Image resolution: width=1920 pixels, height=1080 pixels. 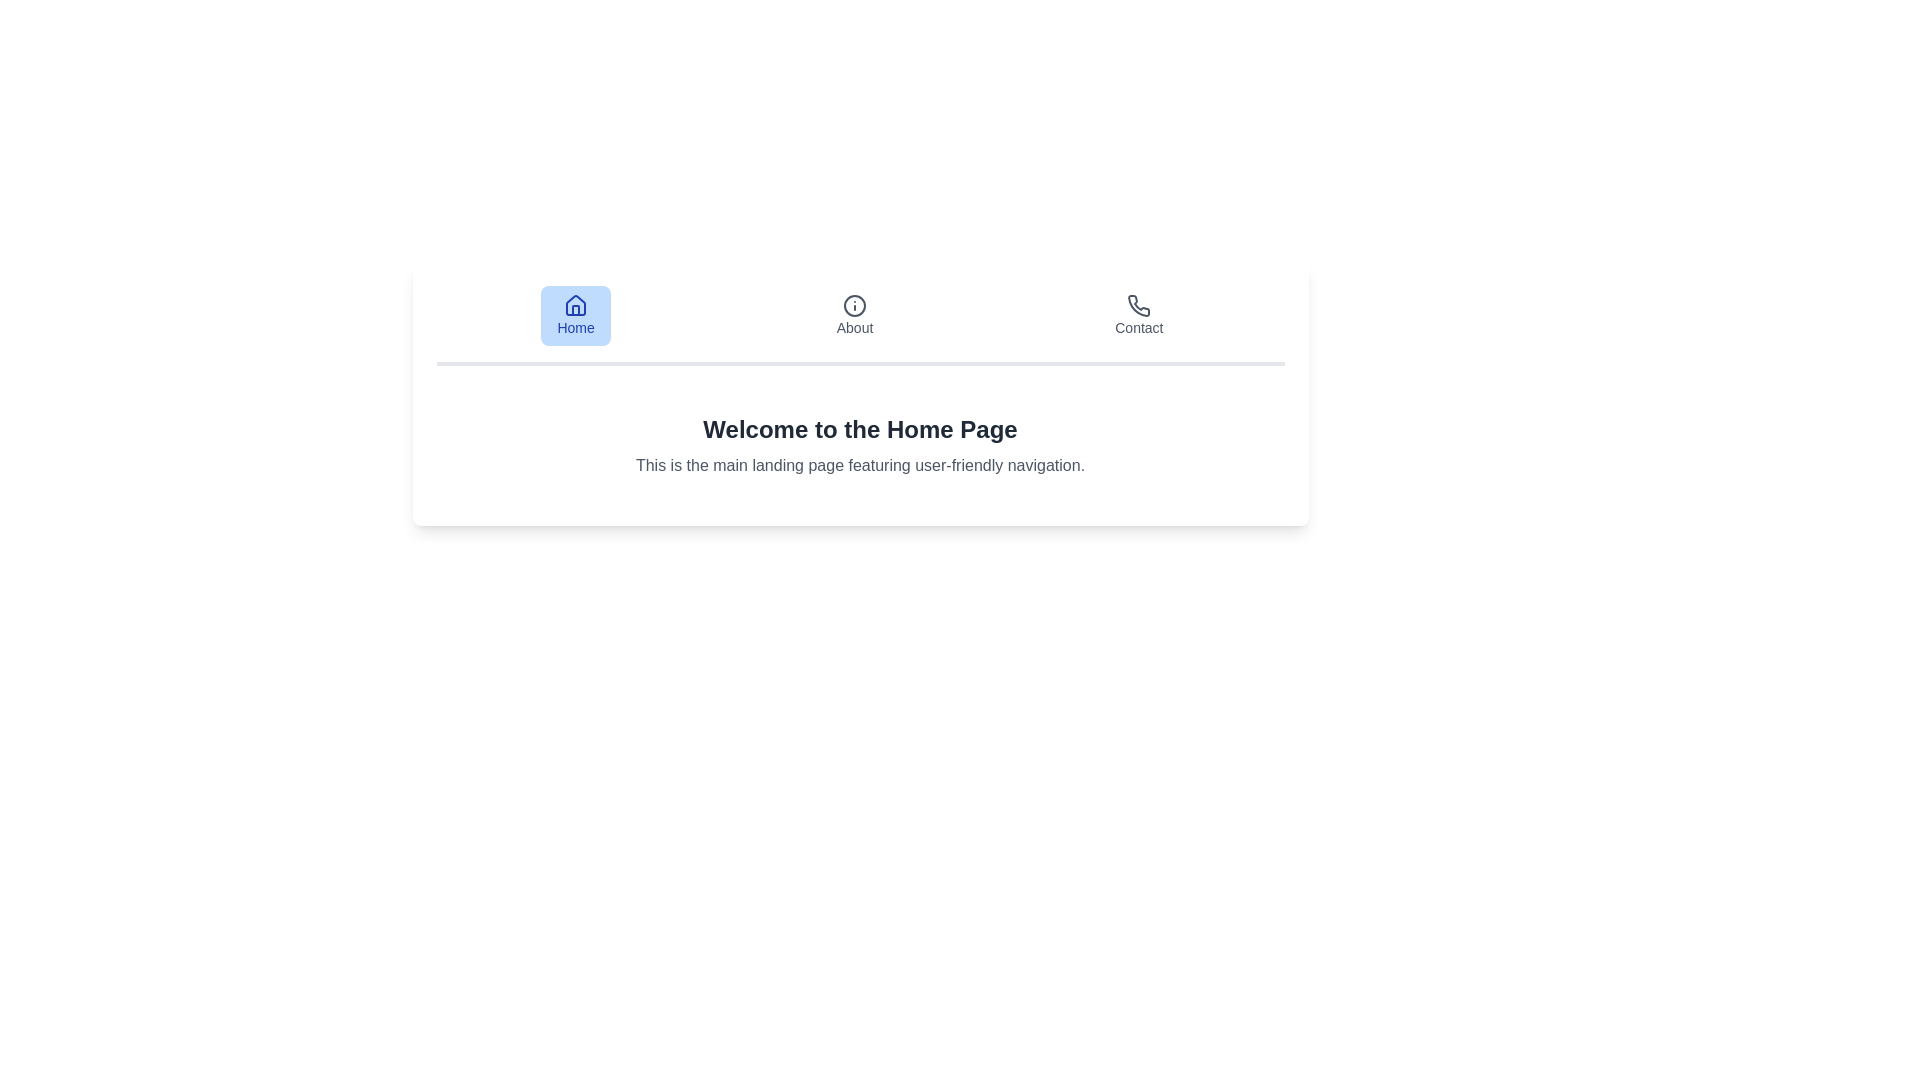 I want to click on the icon associated with the About tab, so click(x=854, y=305).